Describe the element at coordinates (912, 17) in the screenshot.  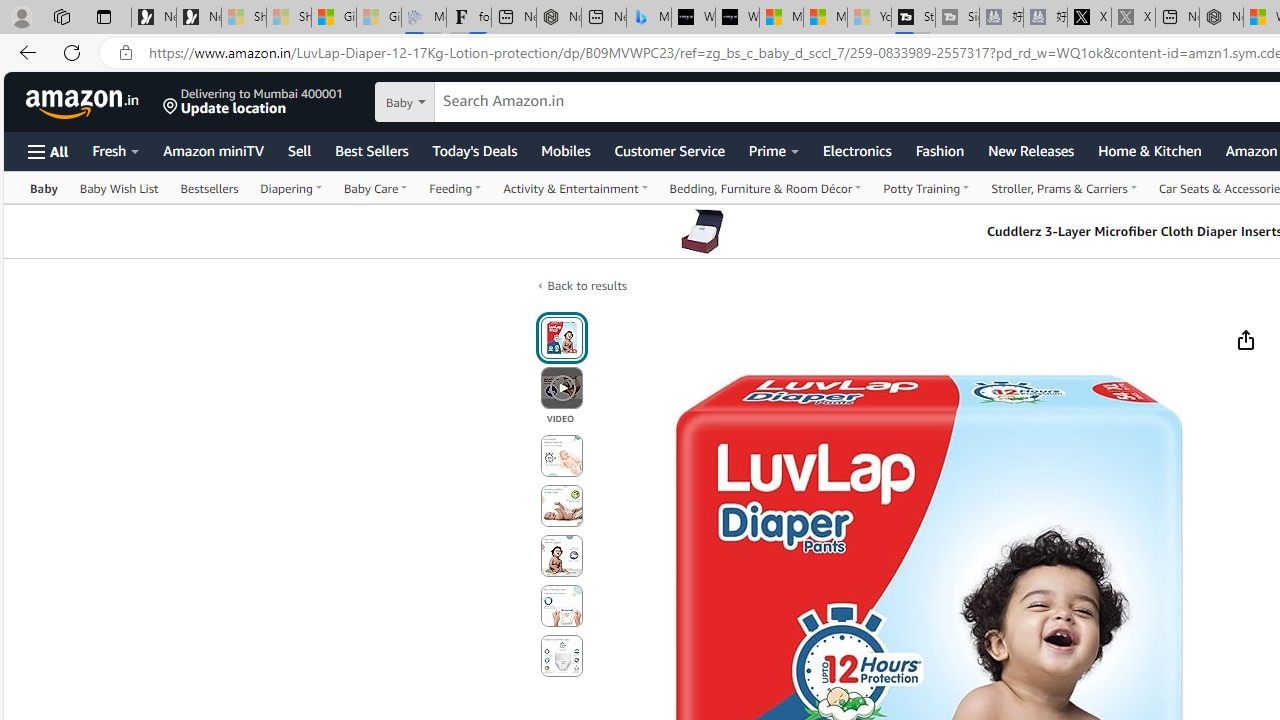
I see `'Streaming Coverage | T3'` at that location.